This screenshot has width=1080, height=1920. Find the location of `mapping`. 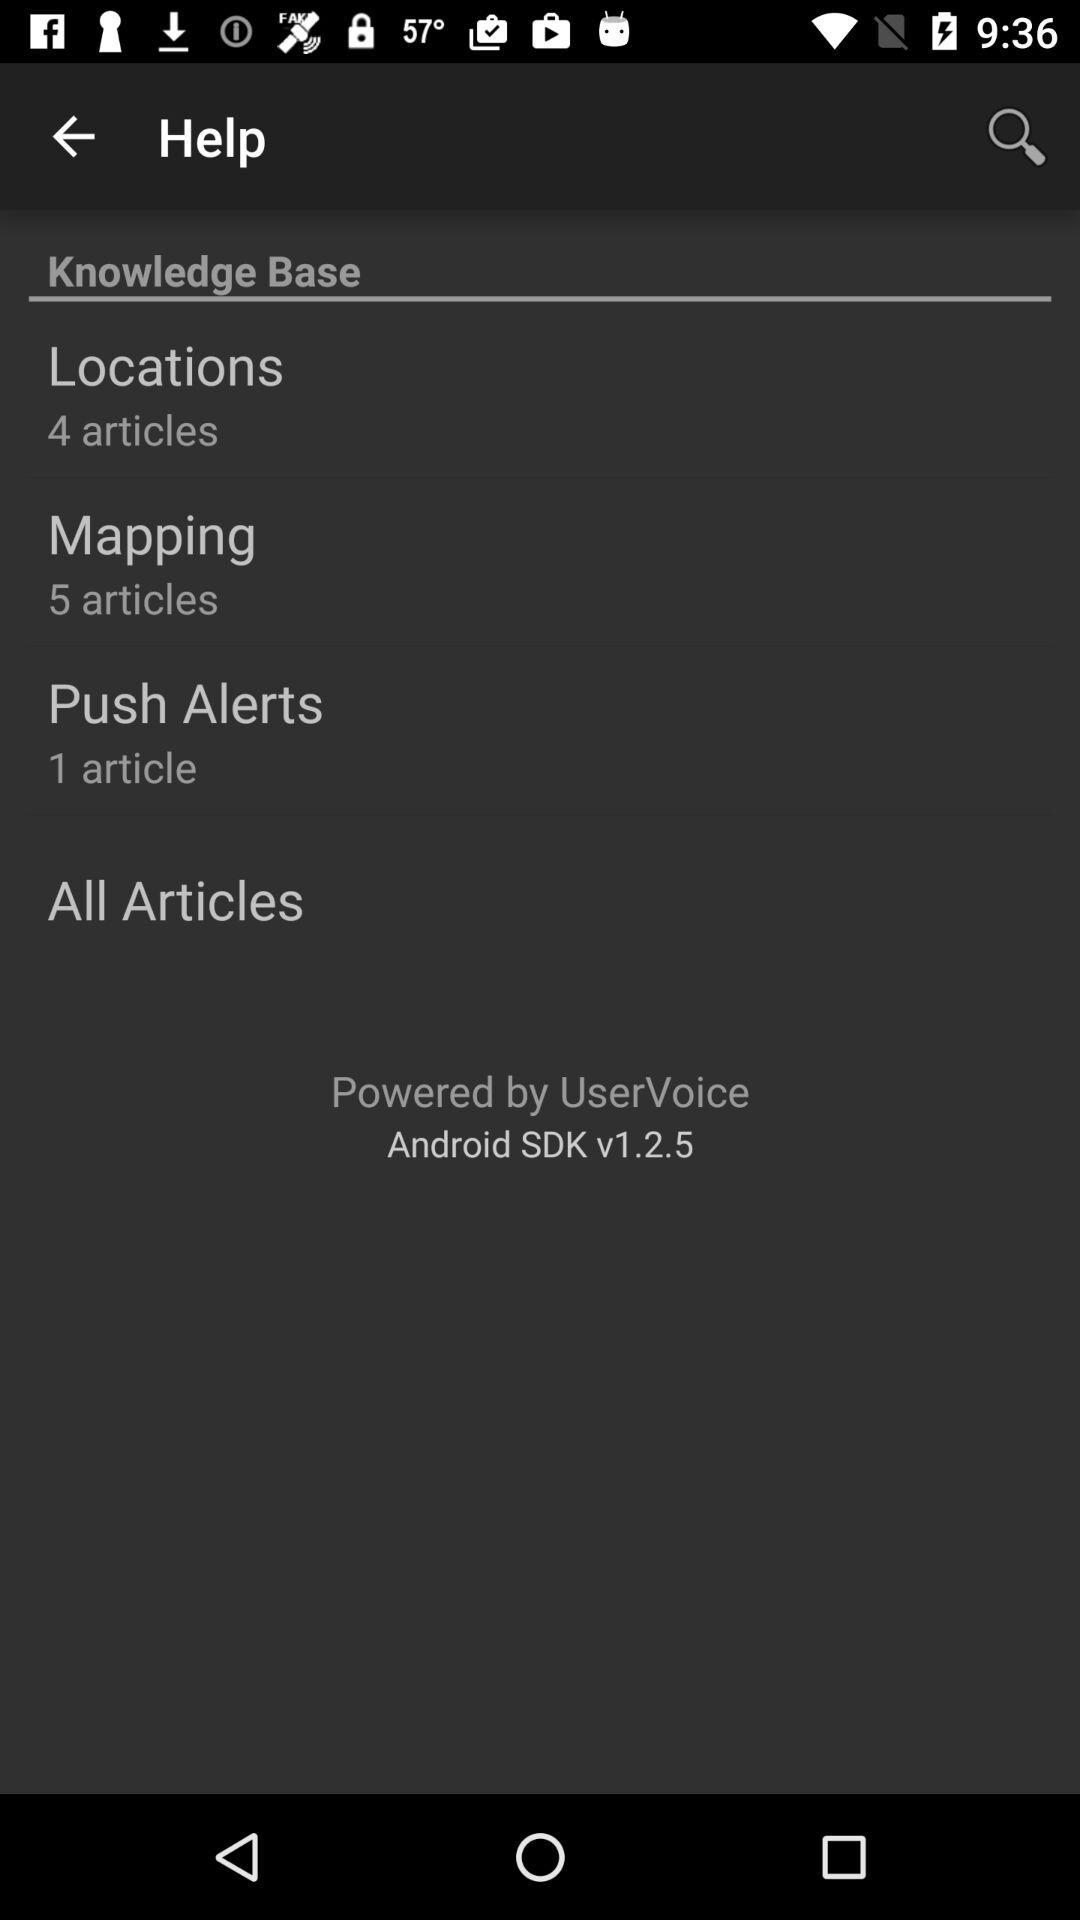

mapping is located at coordinates (150, 532).